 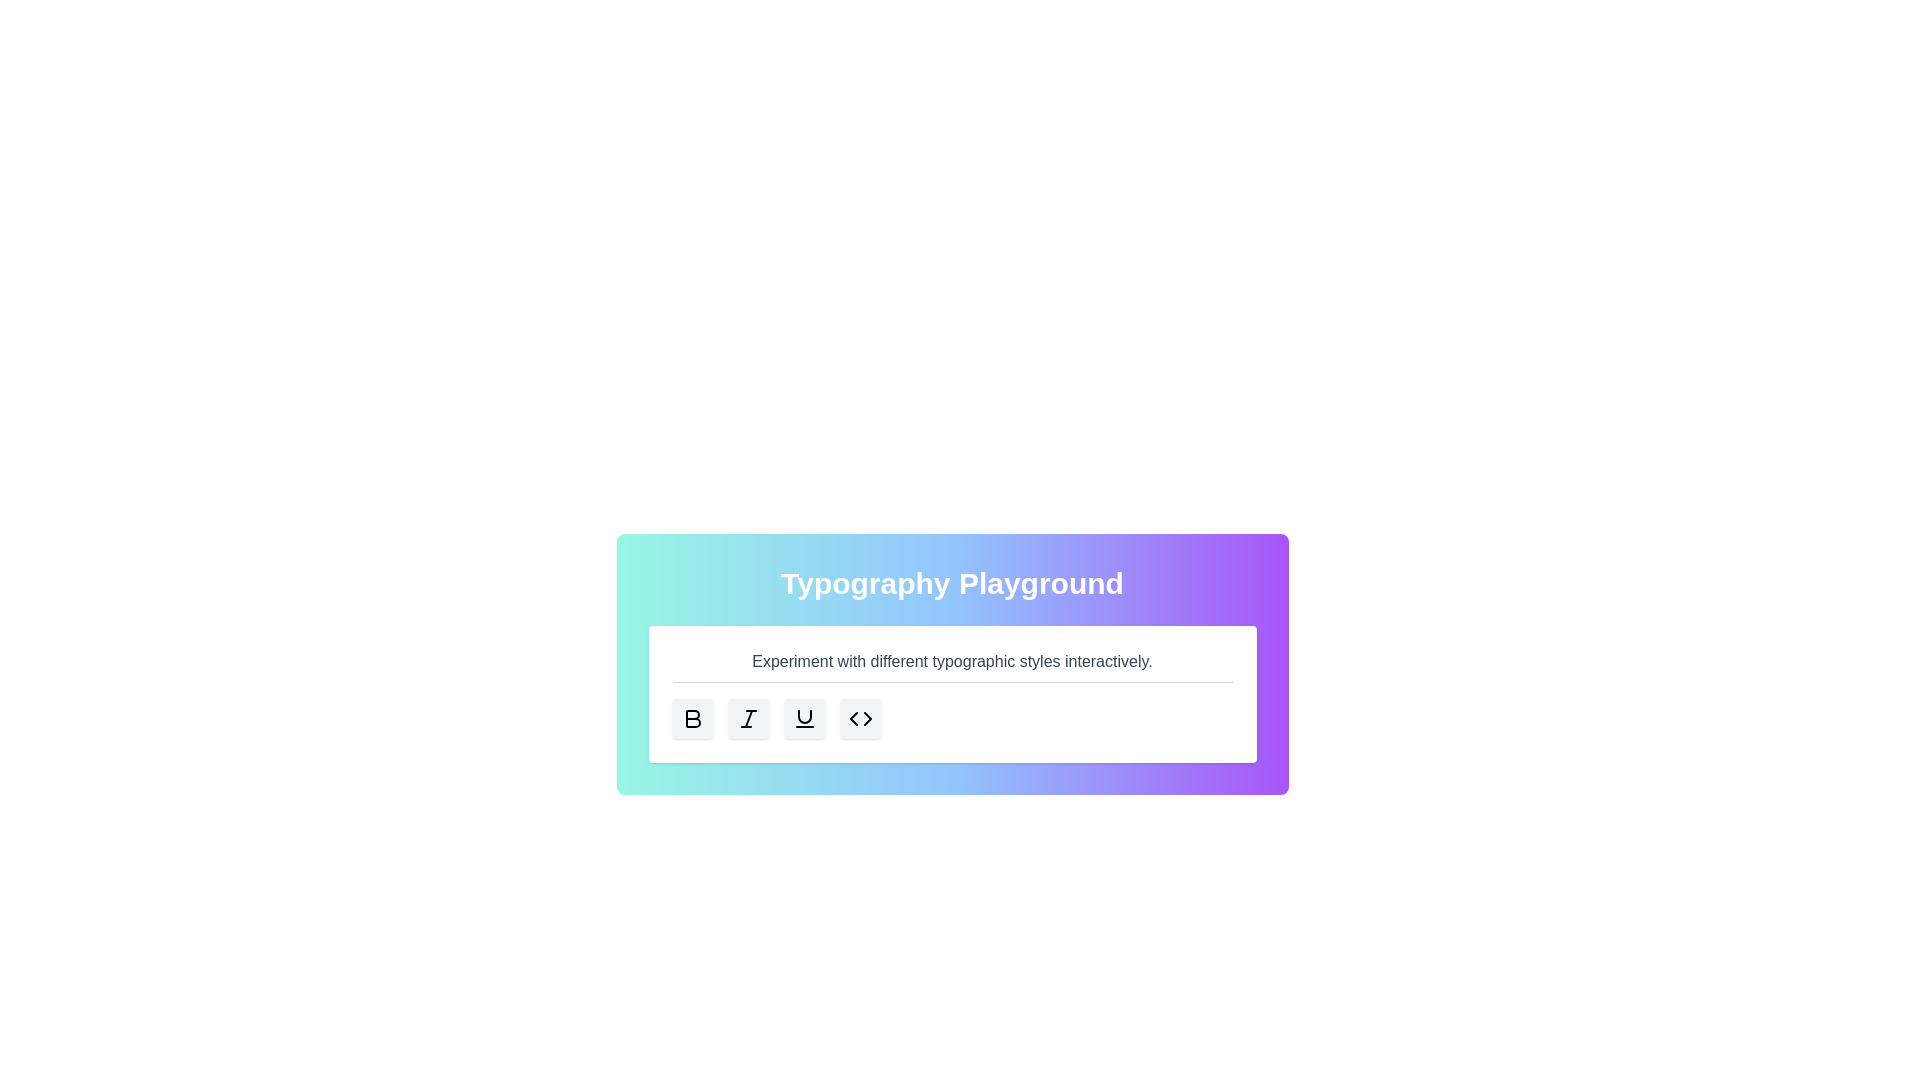 What do you see at coordinates (804, 717) in the screenshot?
I see `the third button in the toolbar to apply the underline style to the selected text in the text editor` at bounding box center [804, 717].